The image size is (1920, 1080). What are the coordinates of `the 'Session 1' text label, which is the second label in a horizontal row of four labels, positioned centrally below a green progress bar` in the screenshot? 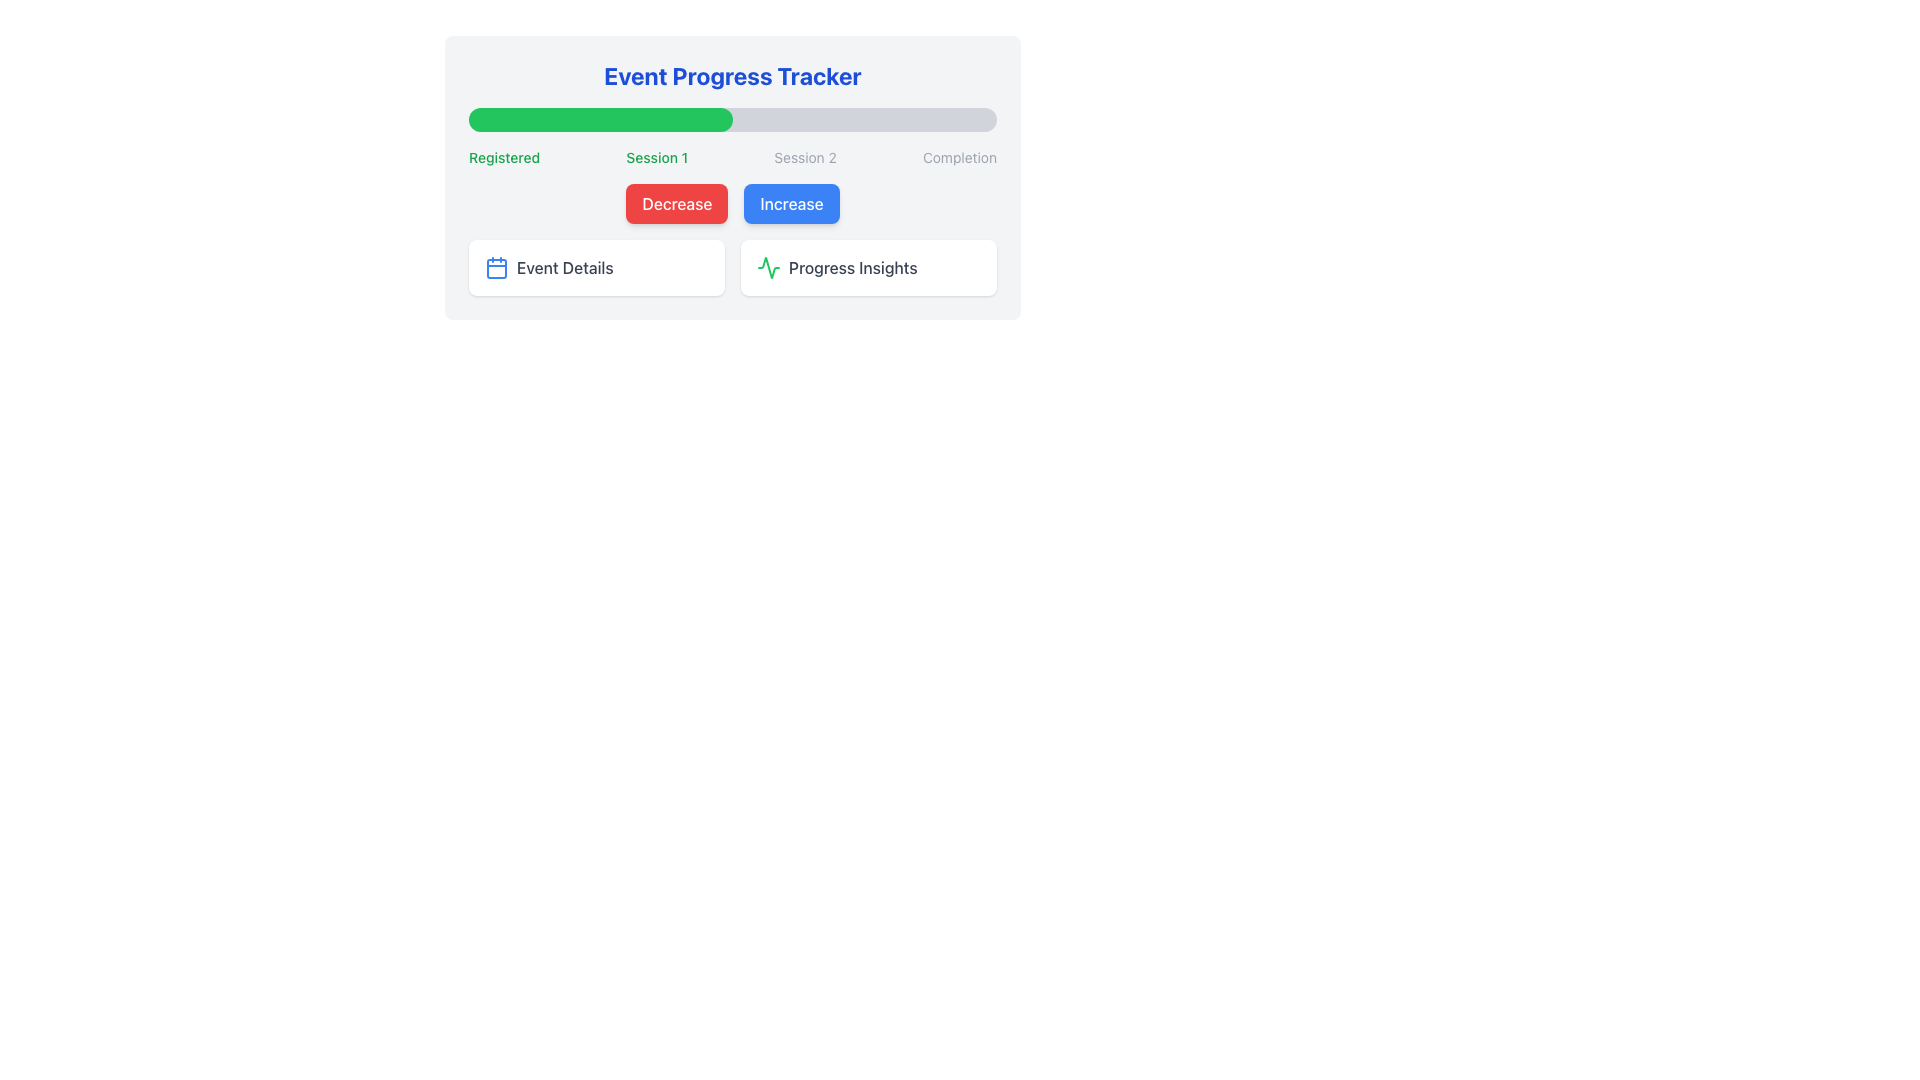 It's located at (657, 157).